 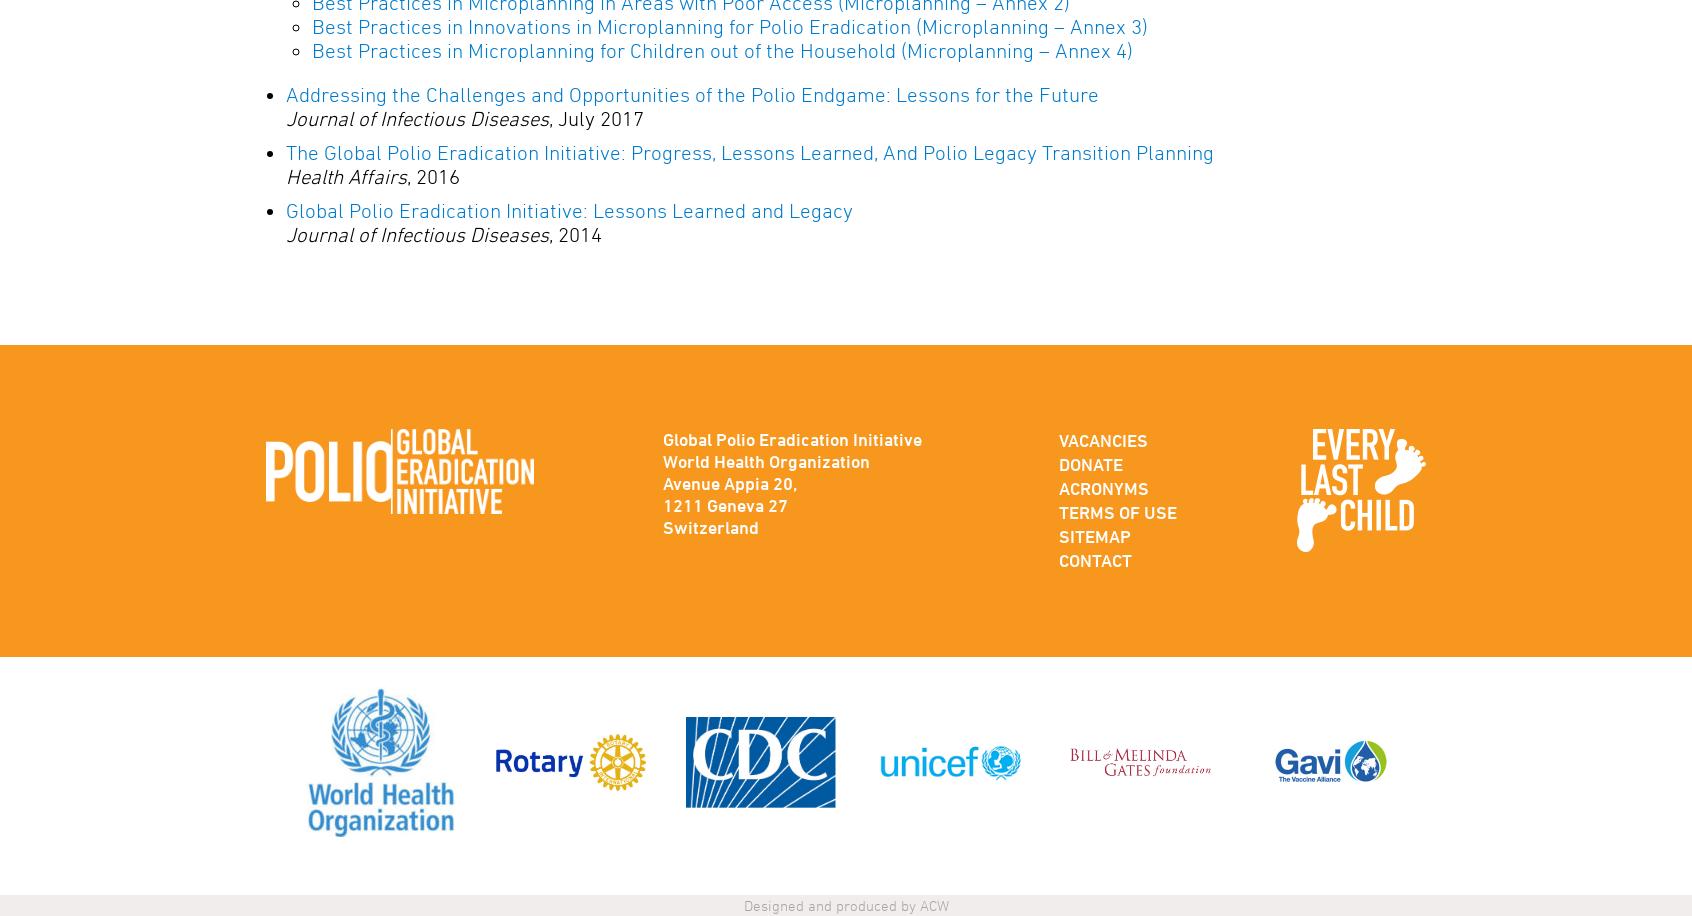 I want to click on 'Addressing the Challenges and Opportunities of the Polio Endgame: Lessons for the Future', so click(x=692, y=93).